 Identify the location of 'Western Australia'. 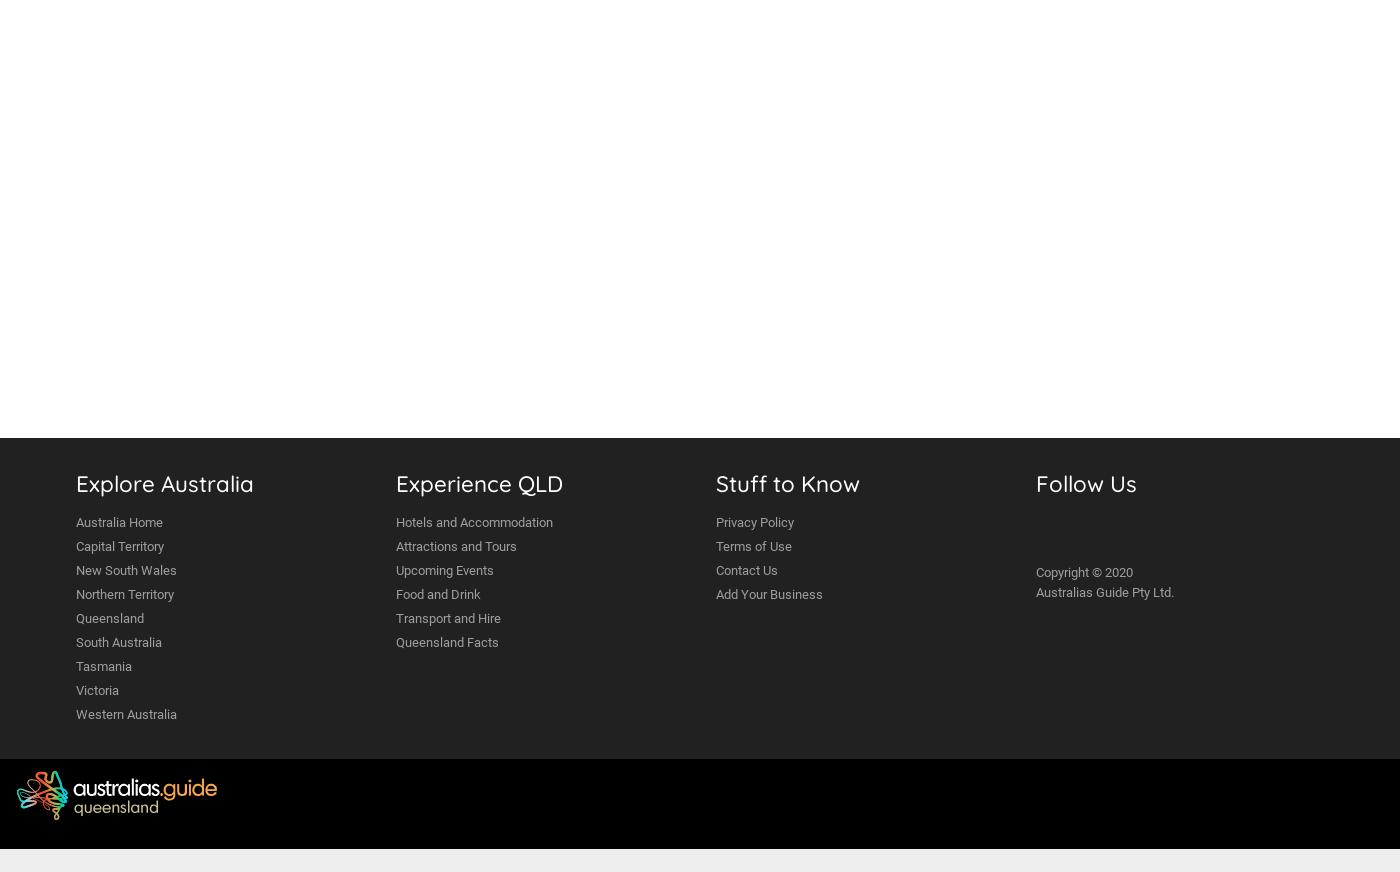
(126, 713).